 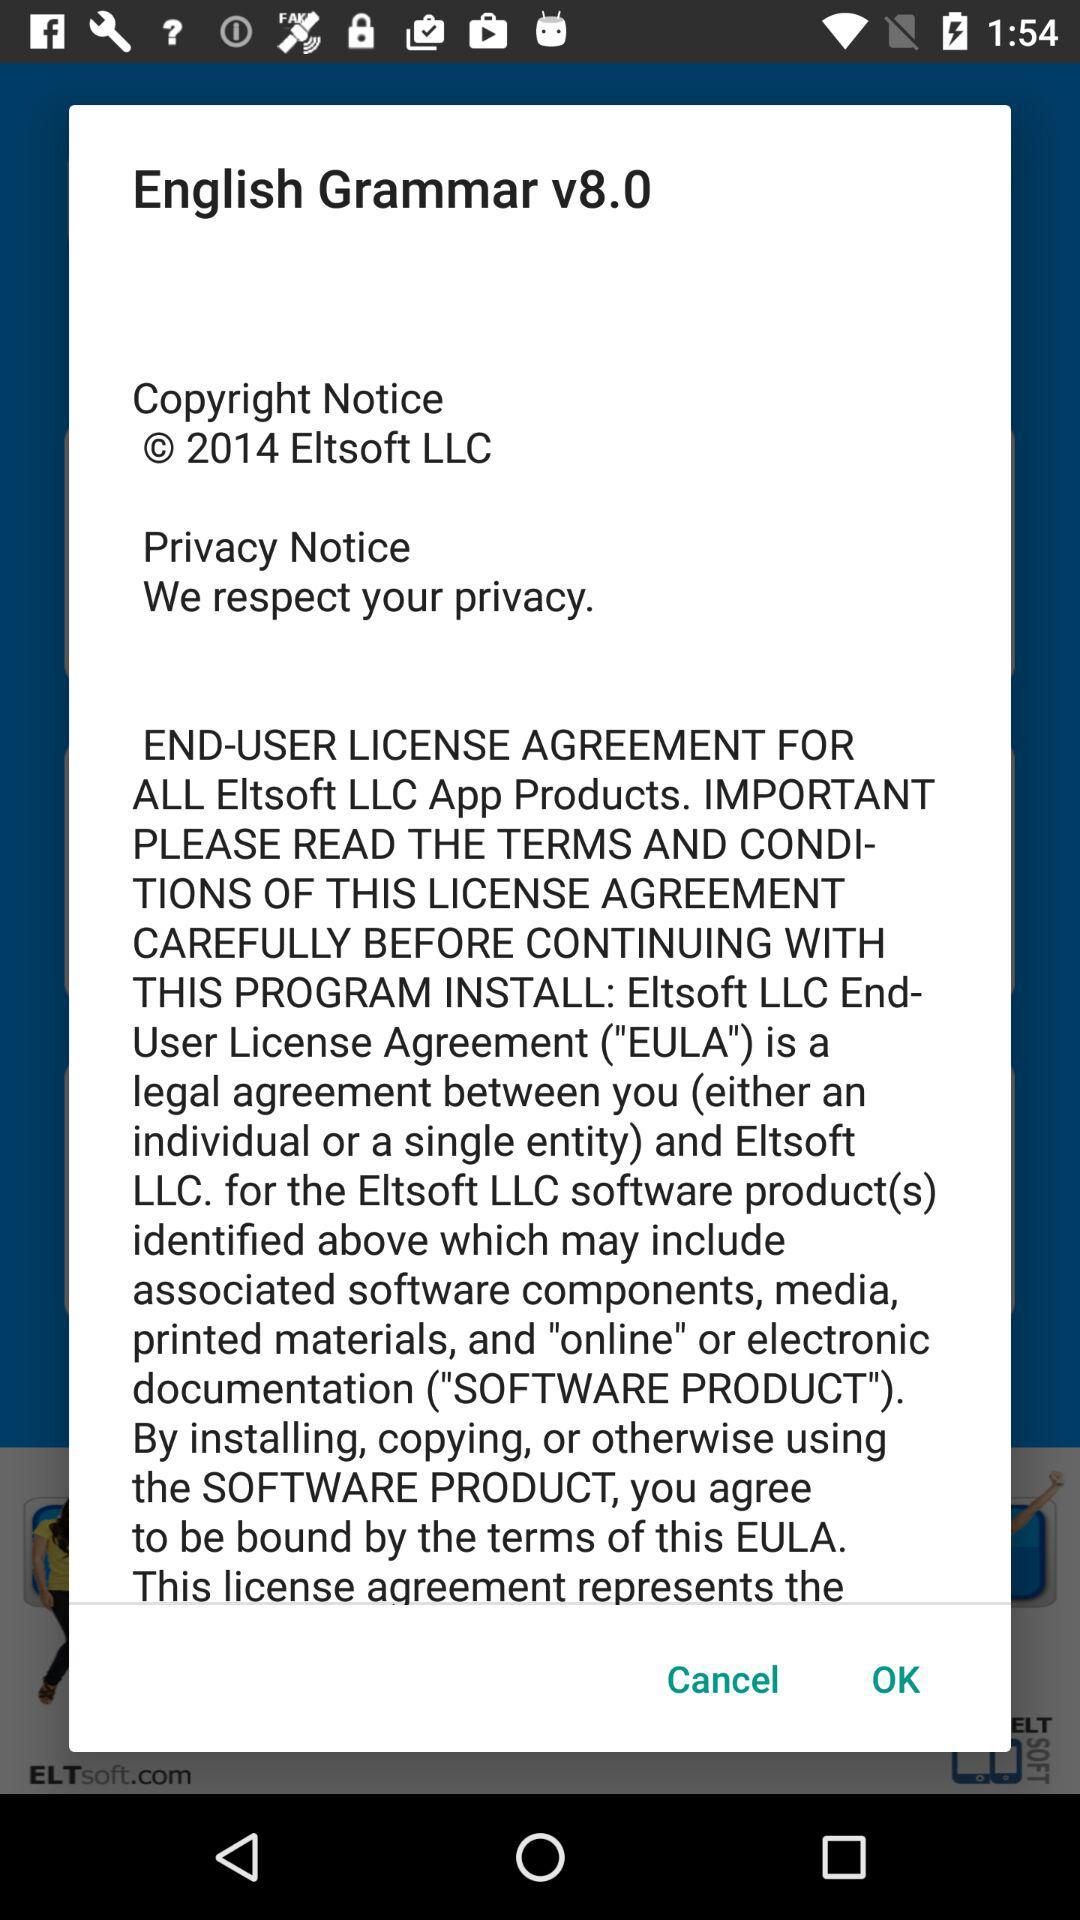 What do you see at coordinates (723, 1678) in the screenshot?
I see `item to the left of ok` at bounding box center [723, 1678].